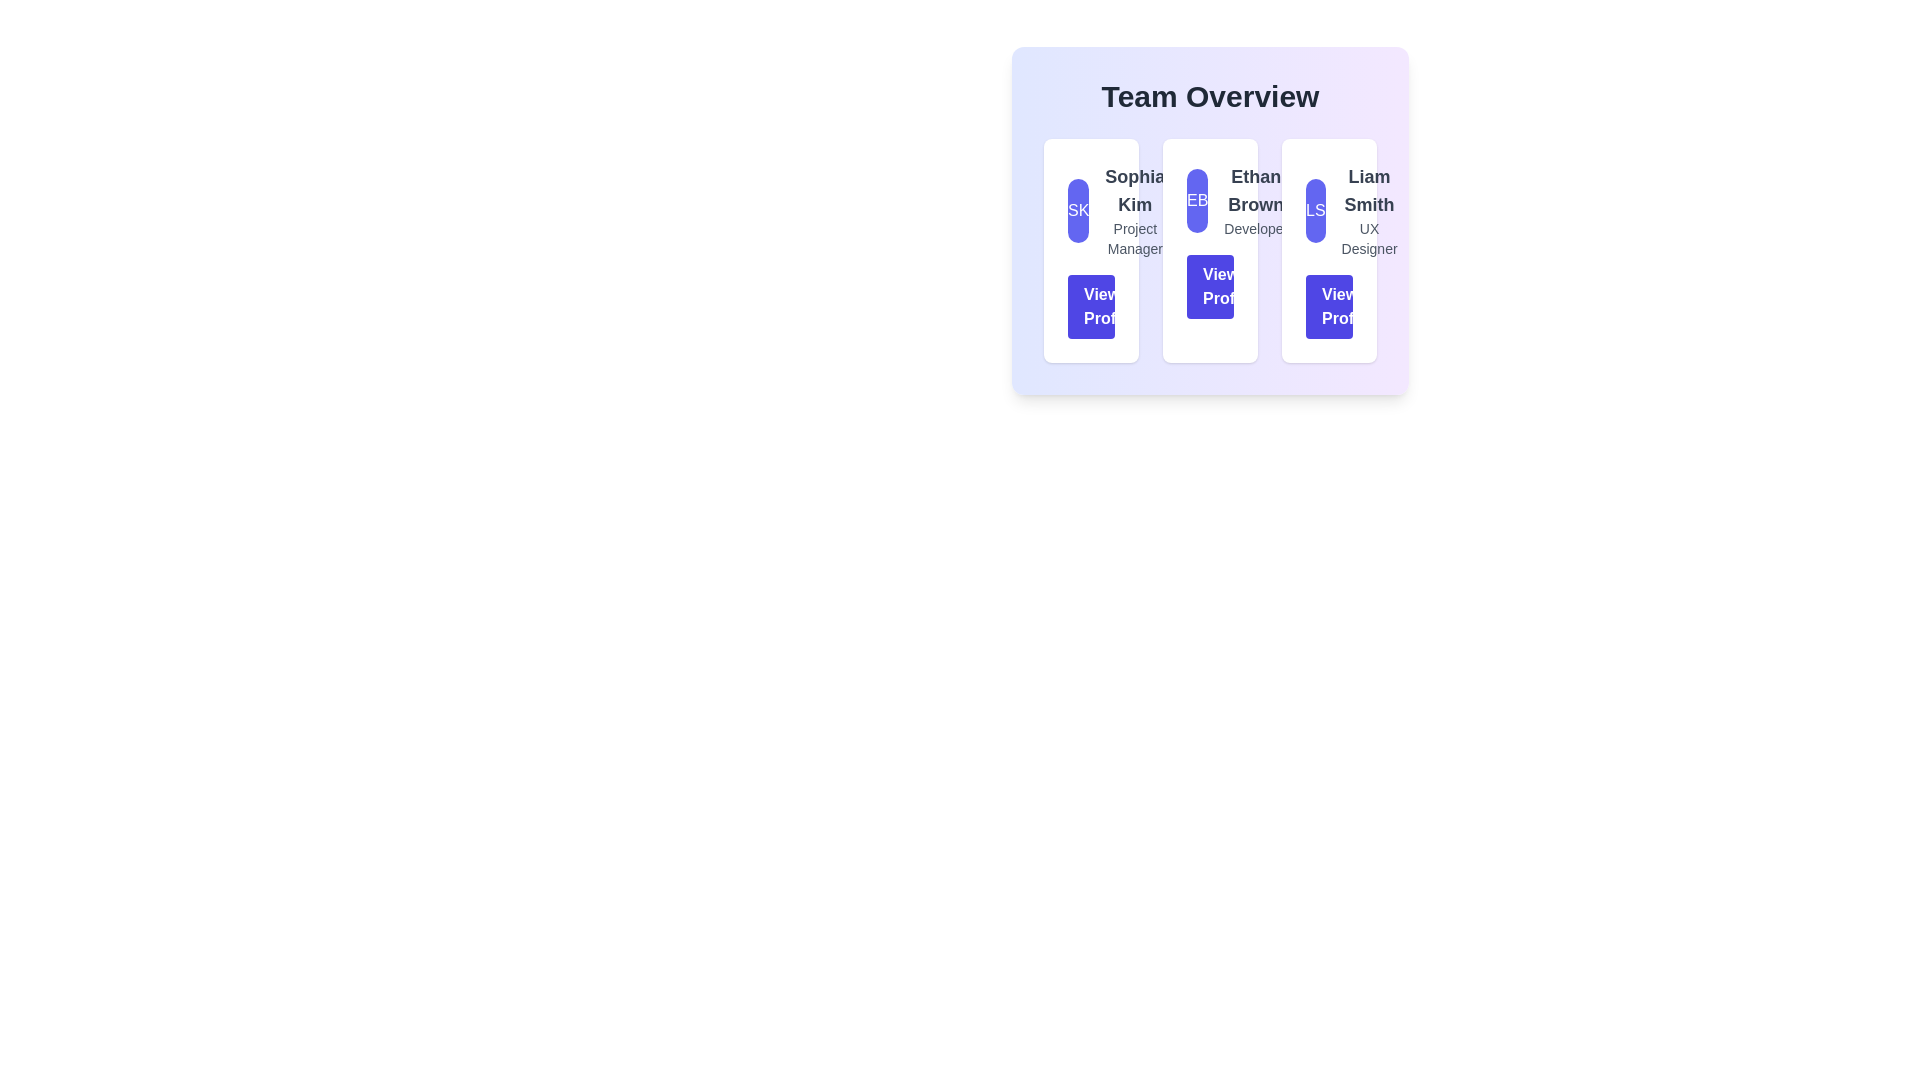  Describe the element at coordinates (1329, 307) in the screenshot. I see `the 'View Profile' button with an indigo blue background and white text located at the bottom of Liam Smith's card` at that location.